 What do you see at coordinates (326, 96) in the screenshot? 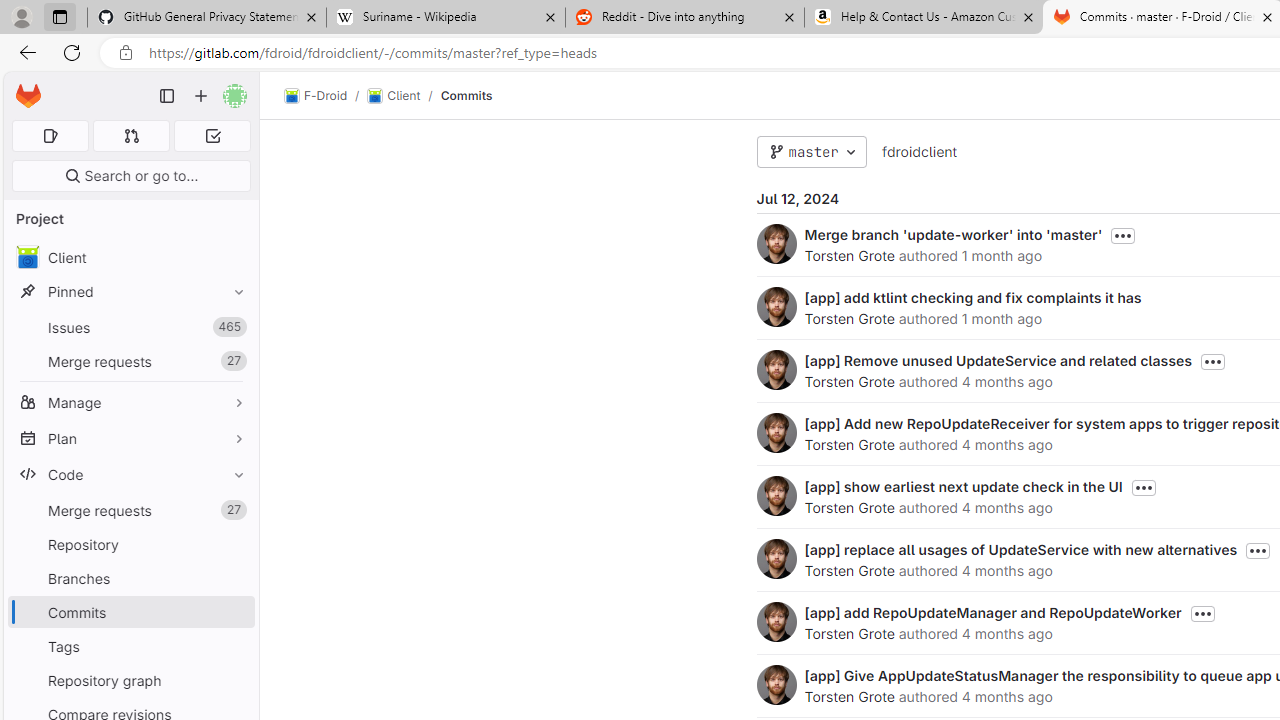
I see `'F-Droid/'` at bounding box center [326, 96].